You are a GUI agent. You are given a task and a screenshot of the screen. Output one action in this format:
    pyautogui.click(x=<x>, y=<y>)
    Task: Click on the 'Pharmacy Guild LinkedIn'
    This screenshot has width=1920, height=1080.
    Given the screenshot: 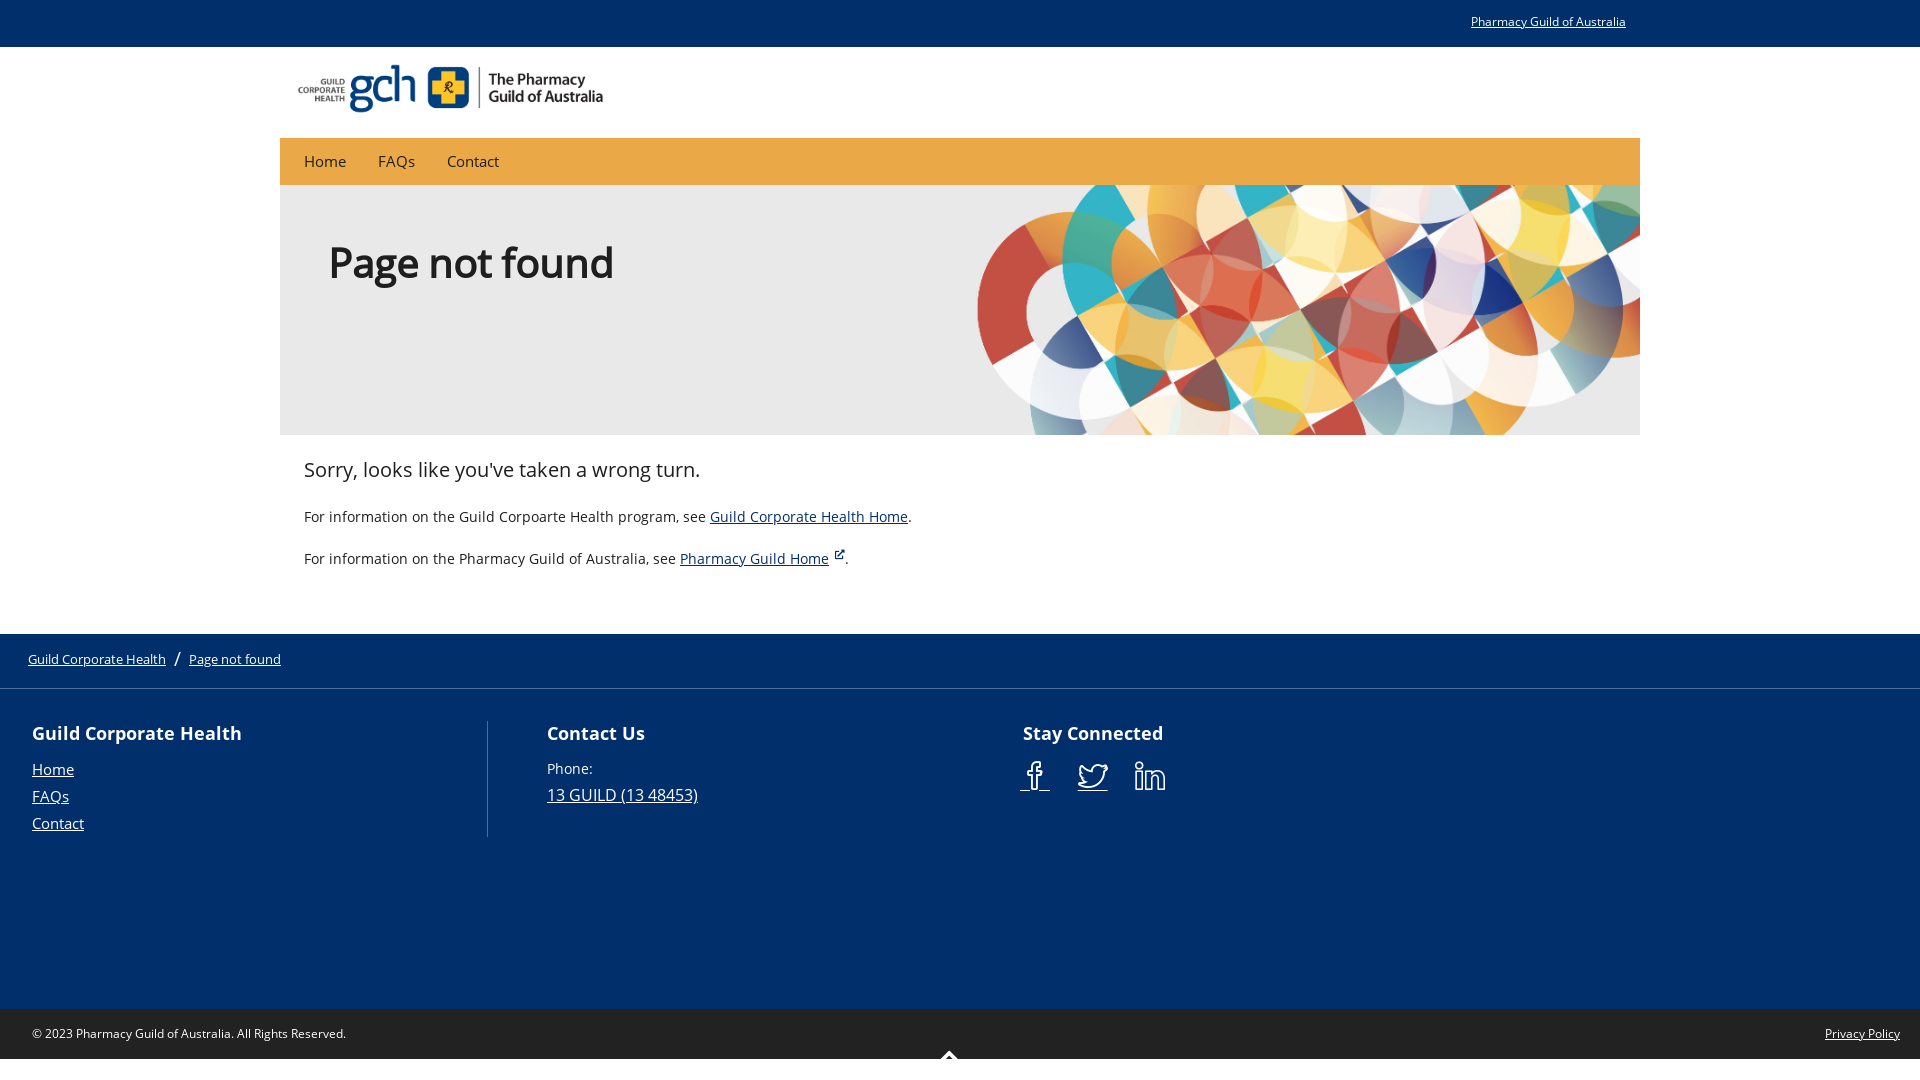 What is the action you would take?
    pyautogui.click(x=1150, y=774)
    